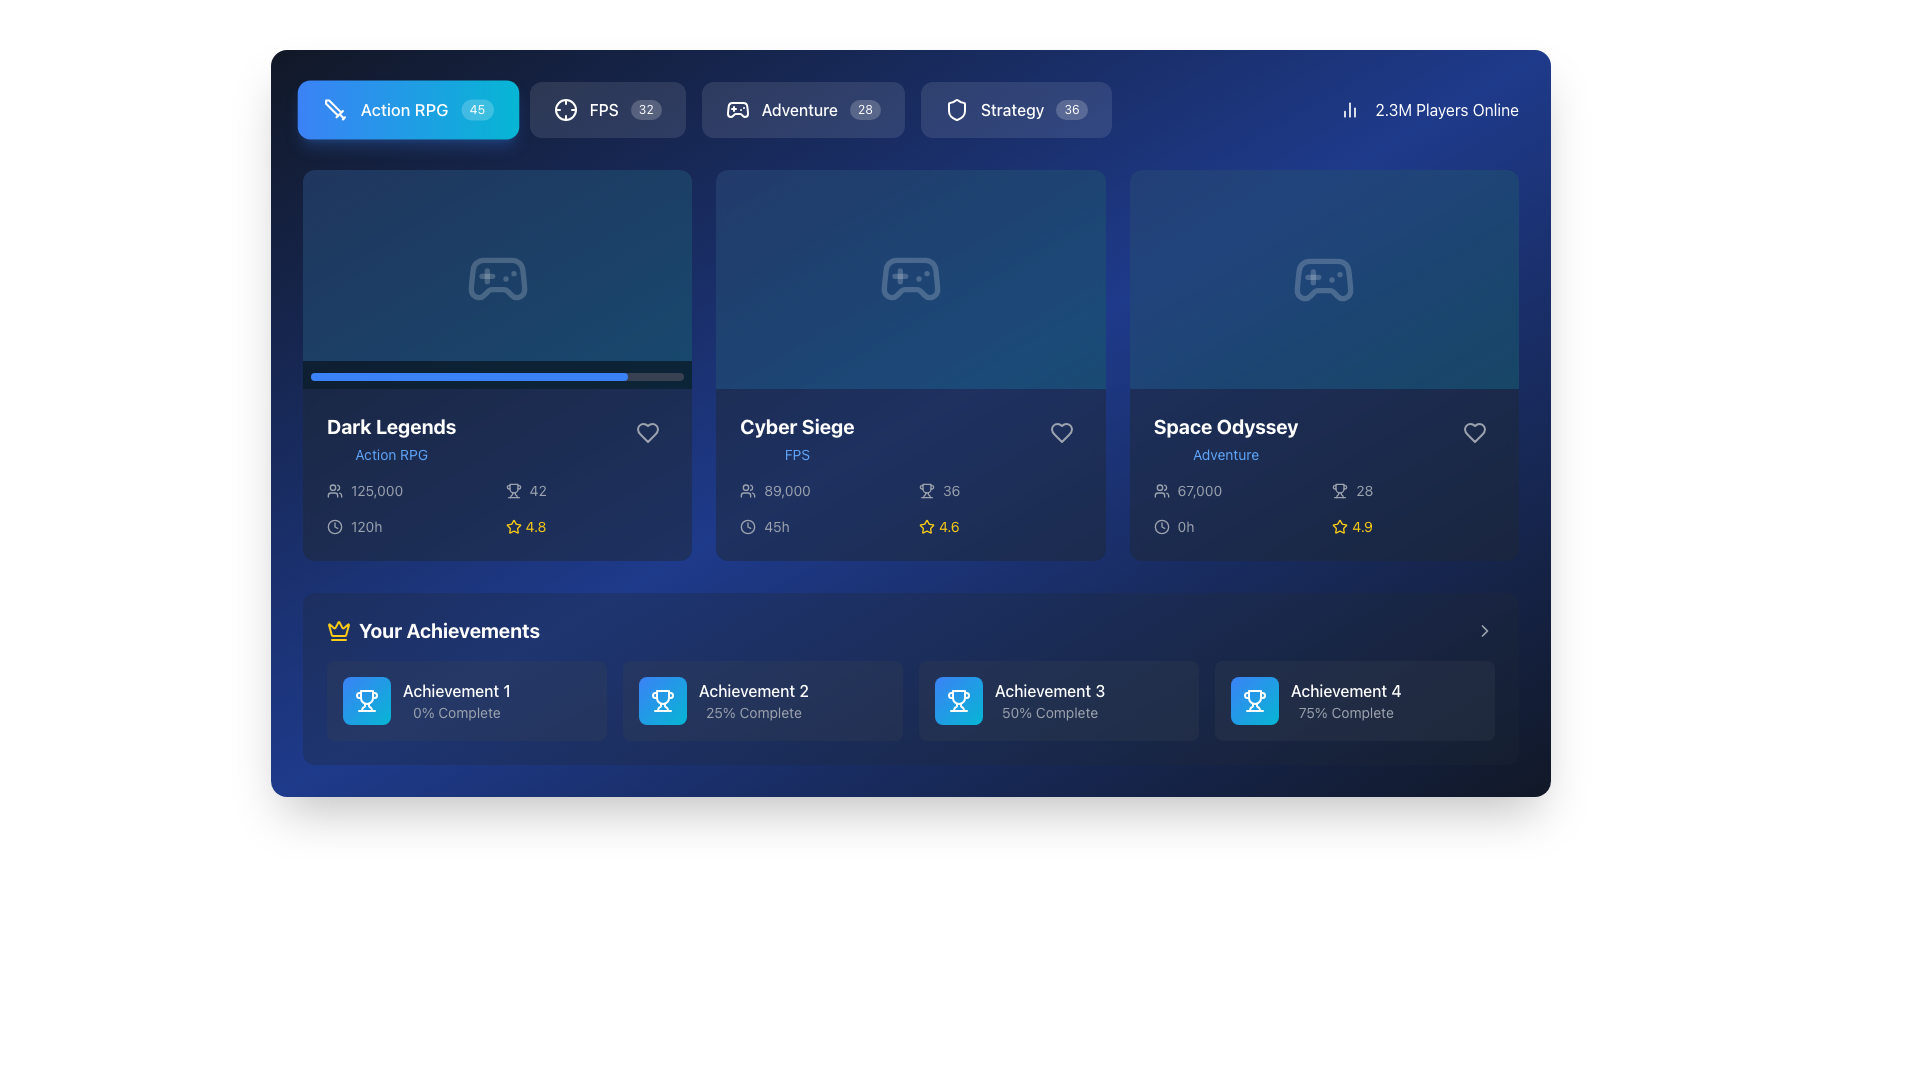 This screenshot has height=1080, width=1920. Describe the element at coordinates (643, 375) in the screenshot. I see `the progress bar` at that location.